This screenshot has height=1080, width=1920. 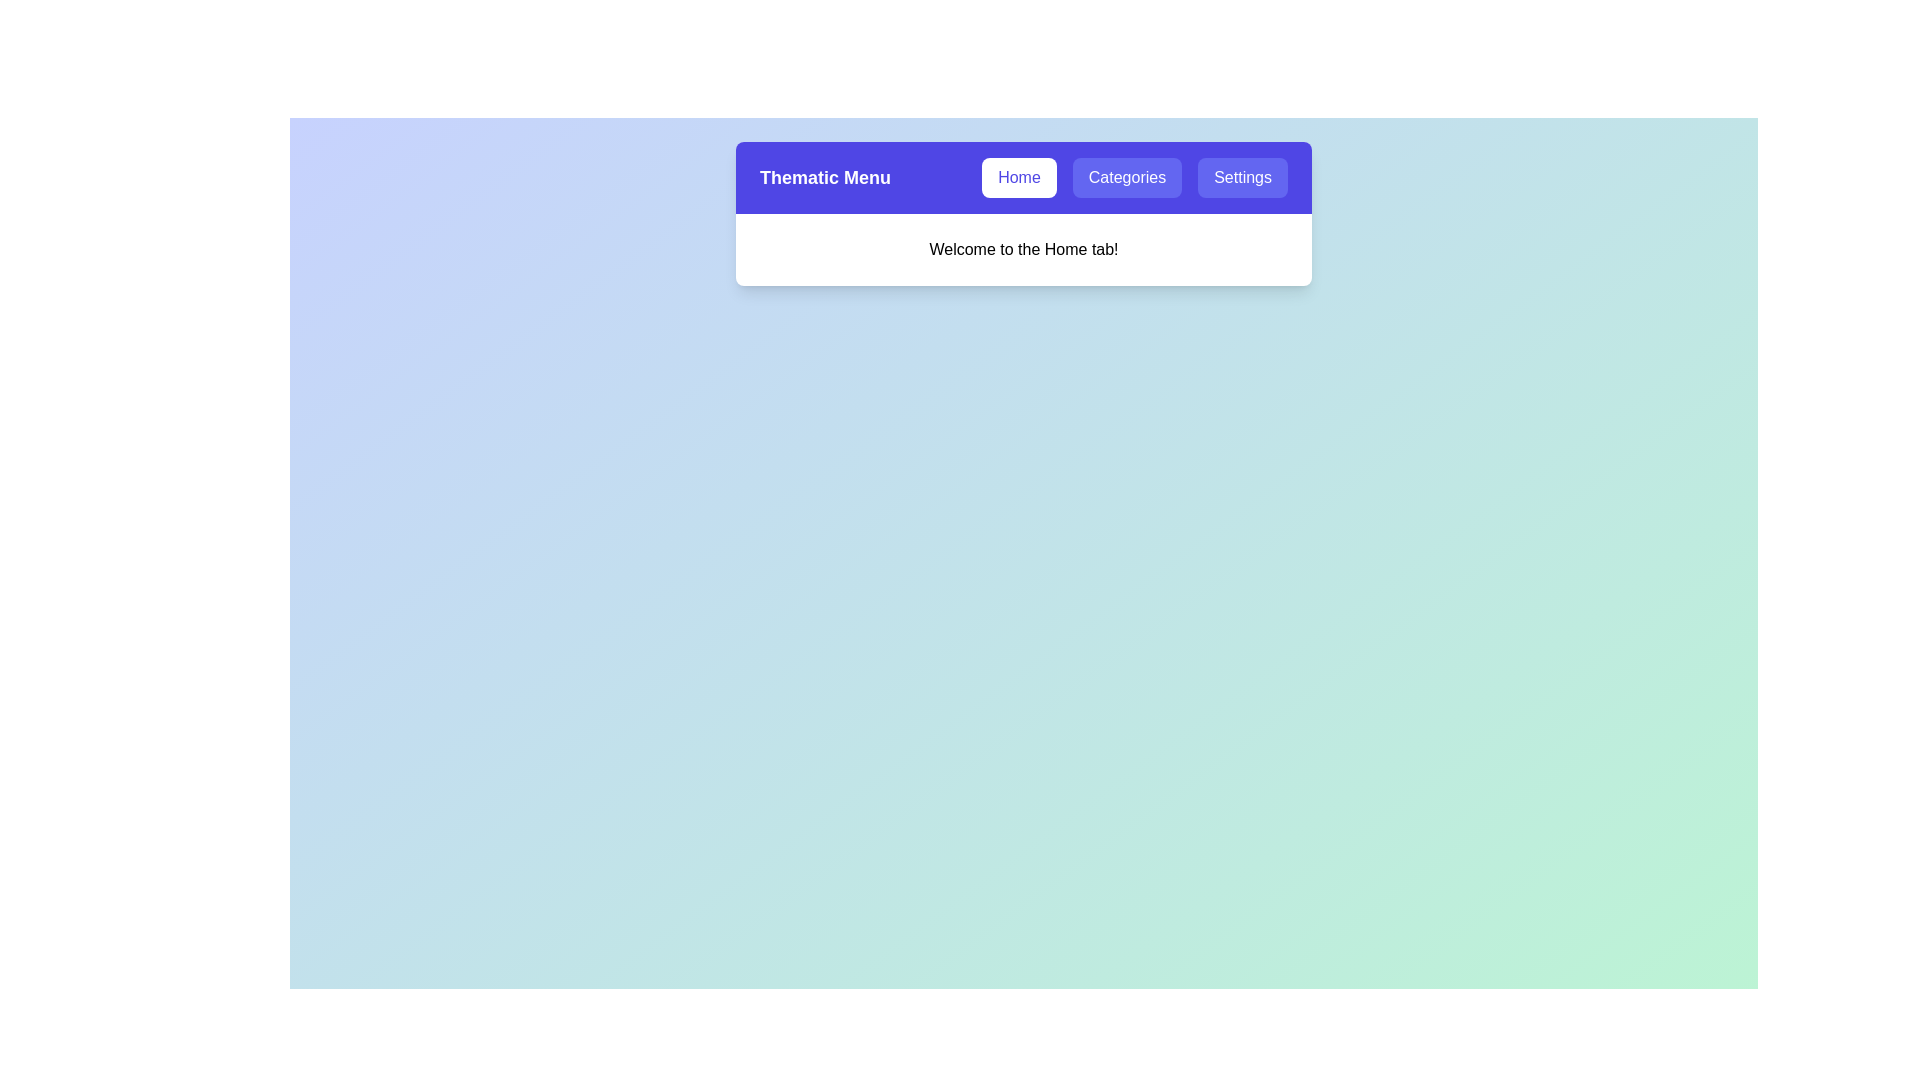 I want to click on the Home tab by clicking on its button, so click(x=1018, y=176).